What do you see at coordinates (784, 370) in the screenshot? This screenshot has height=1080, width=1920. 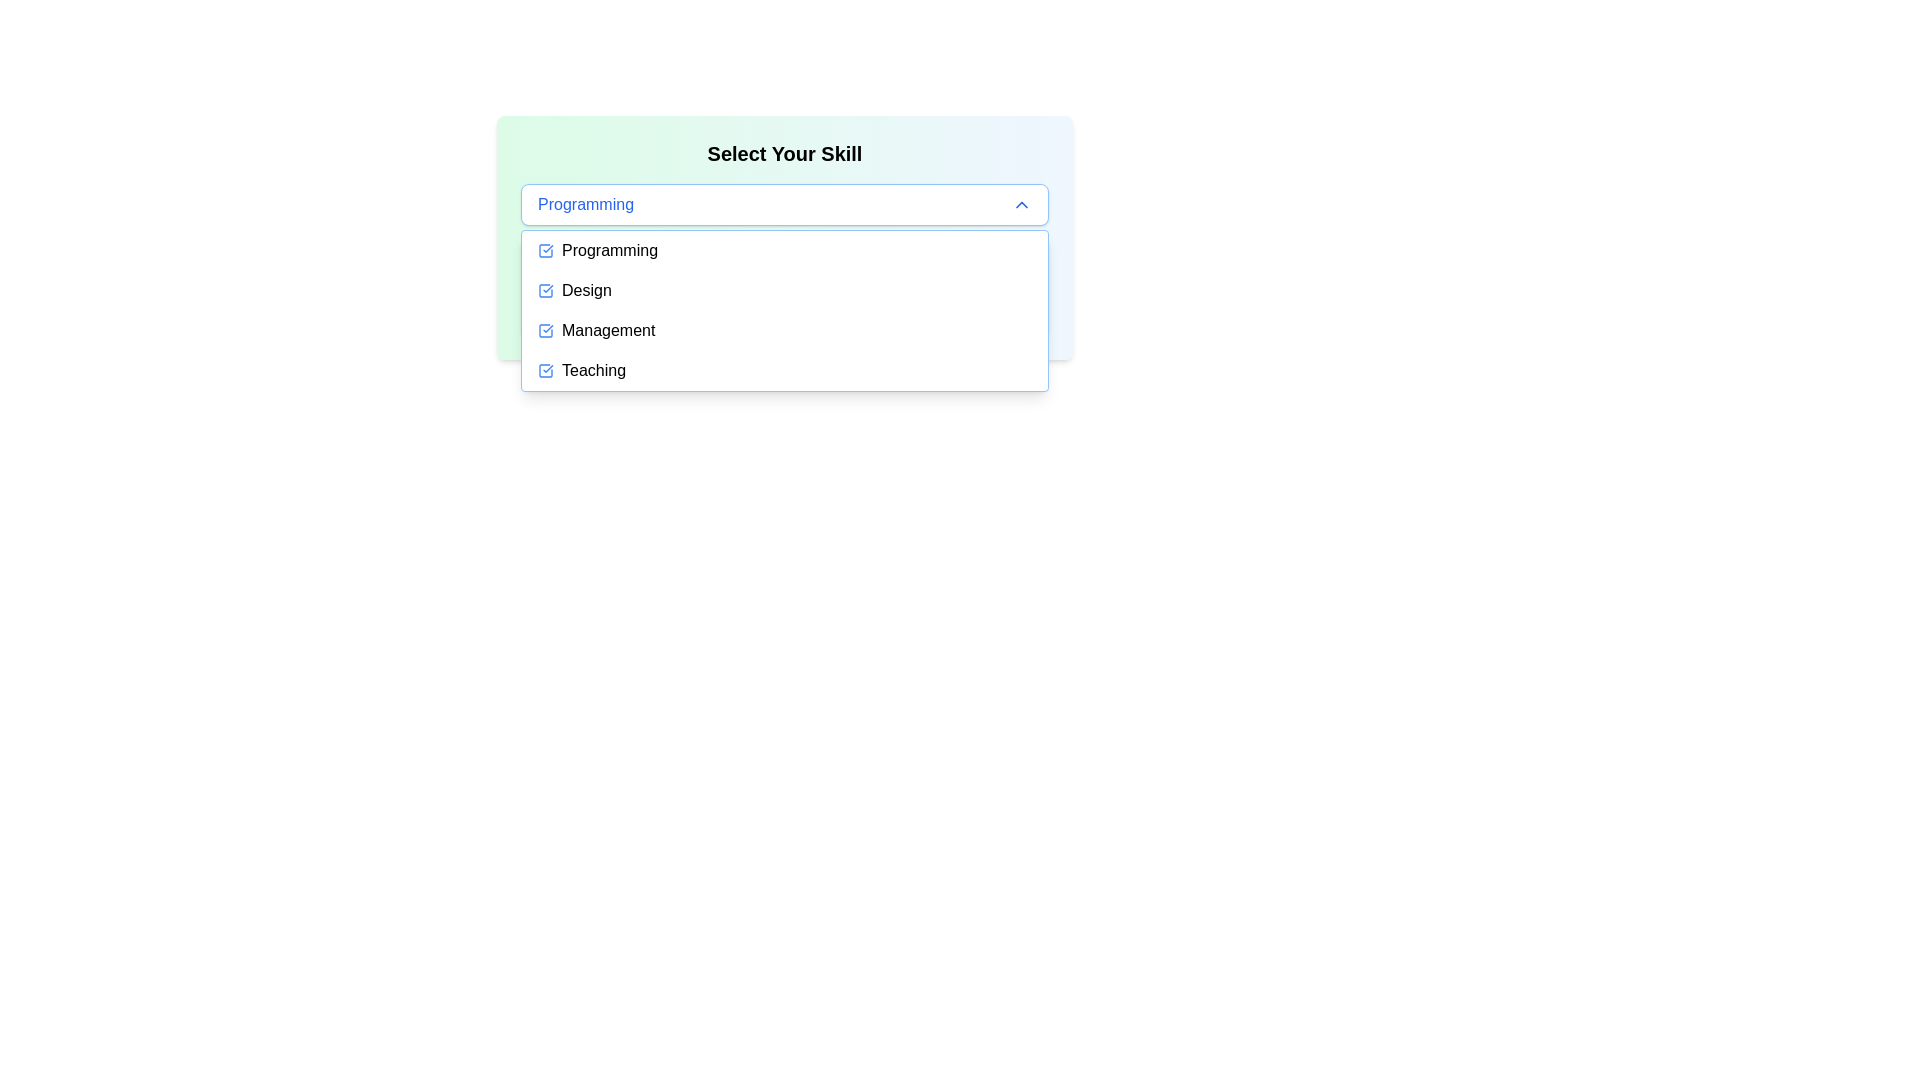 I see `the fourth item in the 'Select Your Skill' dropdown menu, which represents the 'Teaching' skill` at bounding box center [784, 370].